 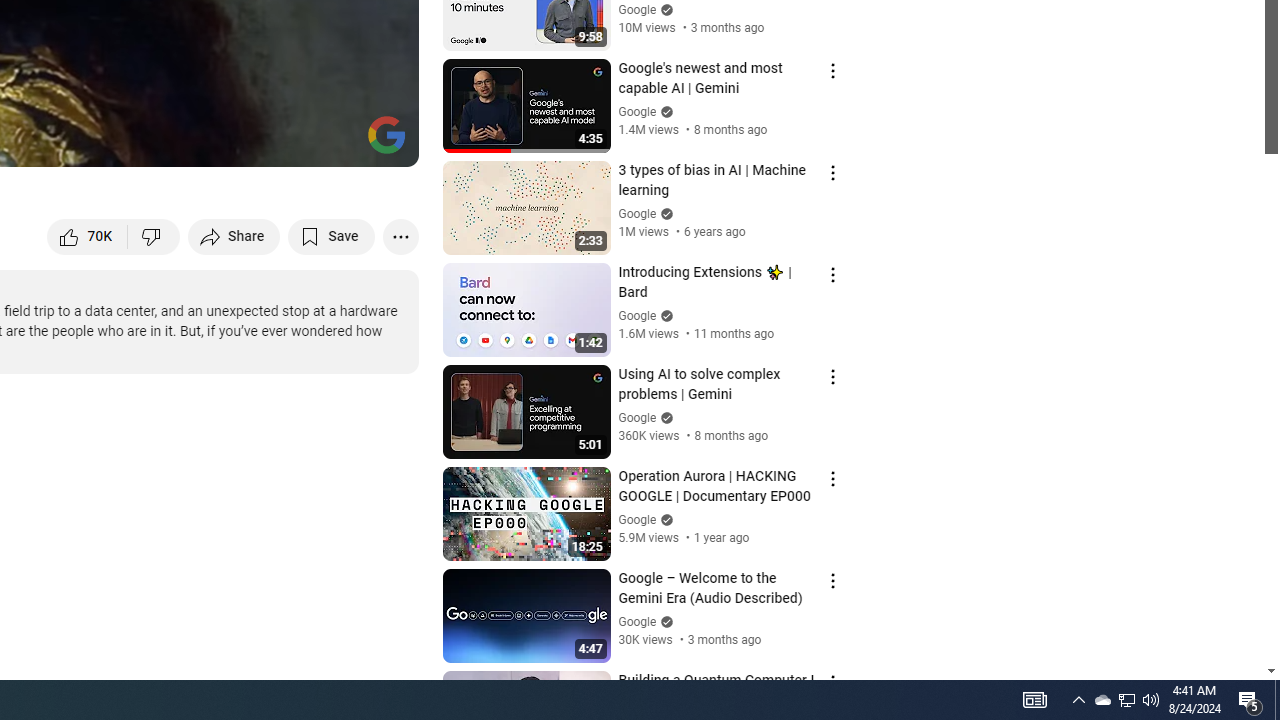 What do you see at coordinates (285, 141) in the screenshot?
I see `'Miniplayer (i)'` at bounding box center [285, 141].